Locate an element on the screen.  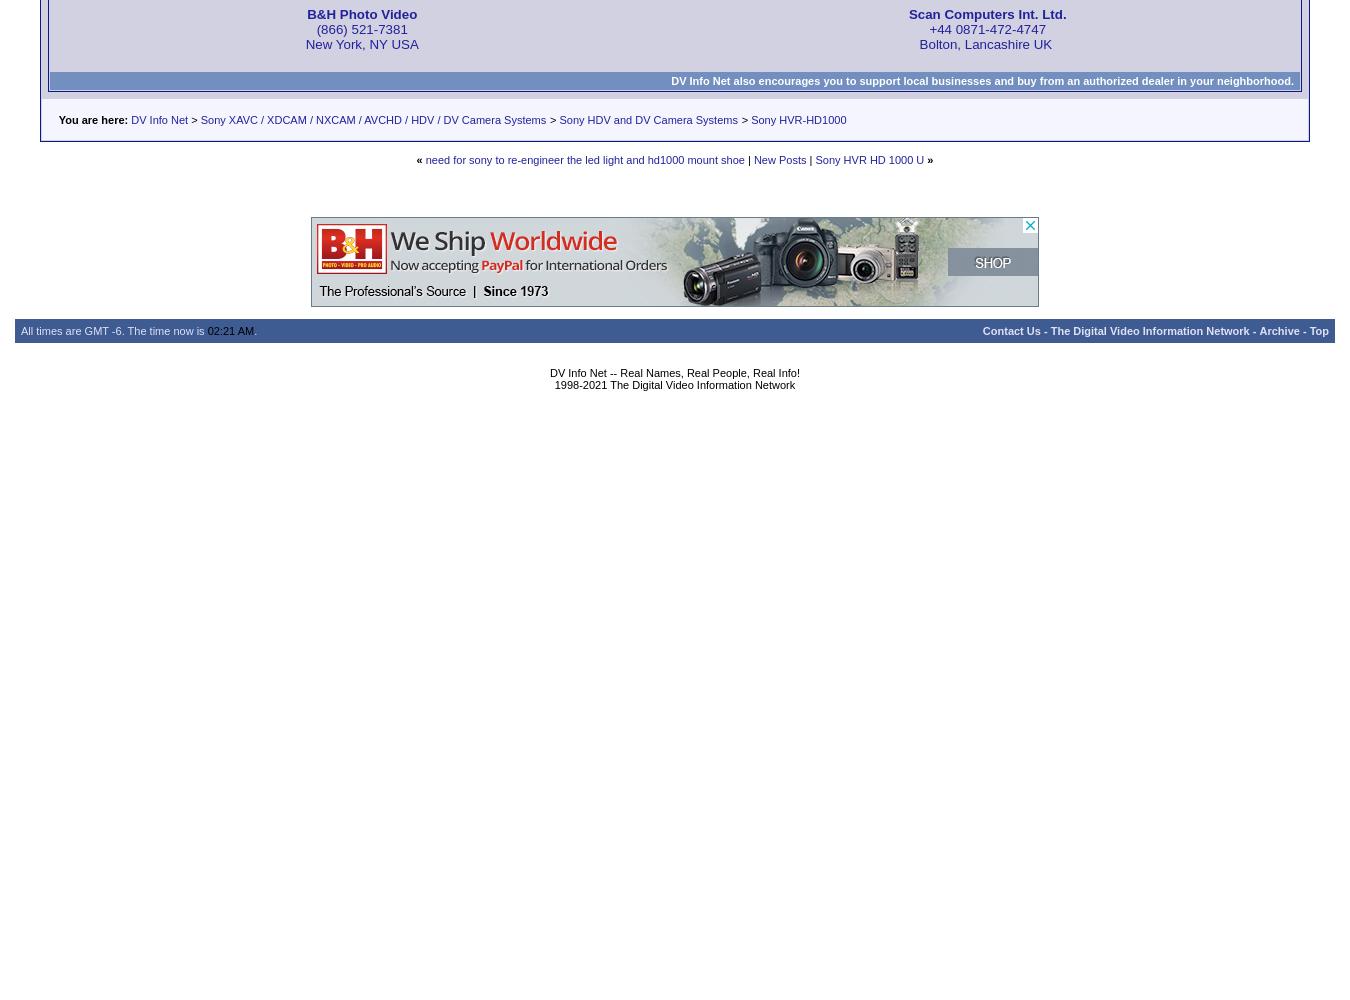
'New York, NY USA' is located at coordinates (361, 43).